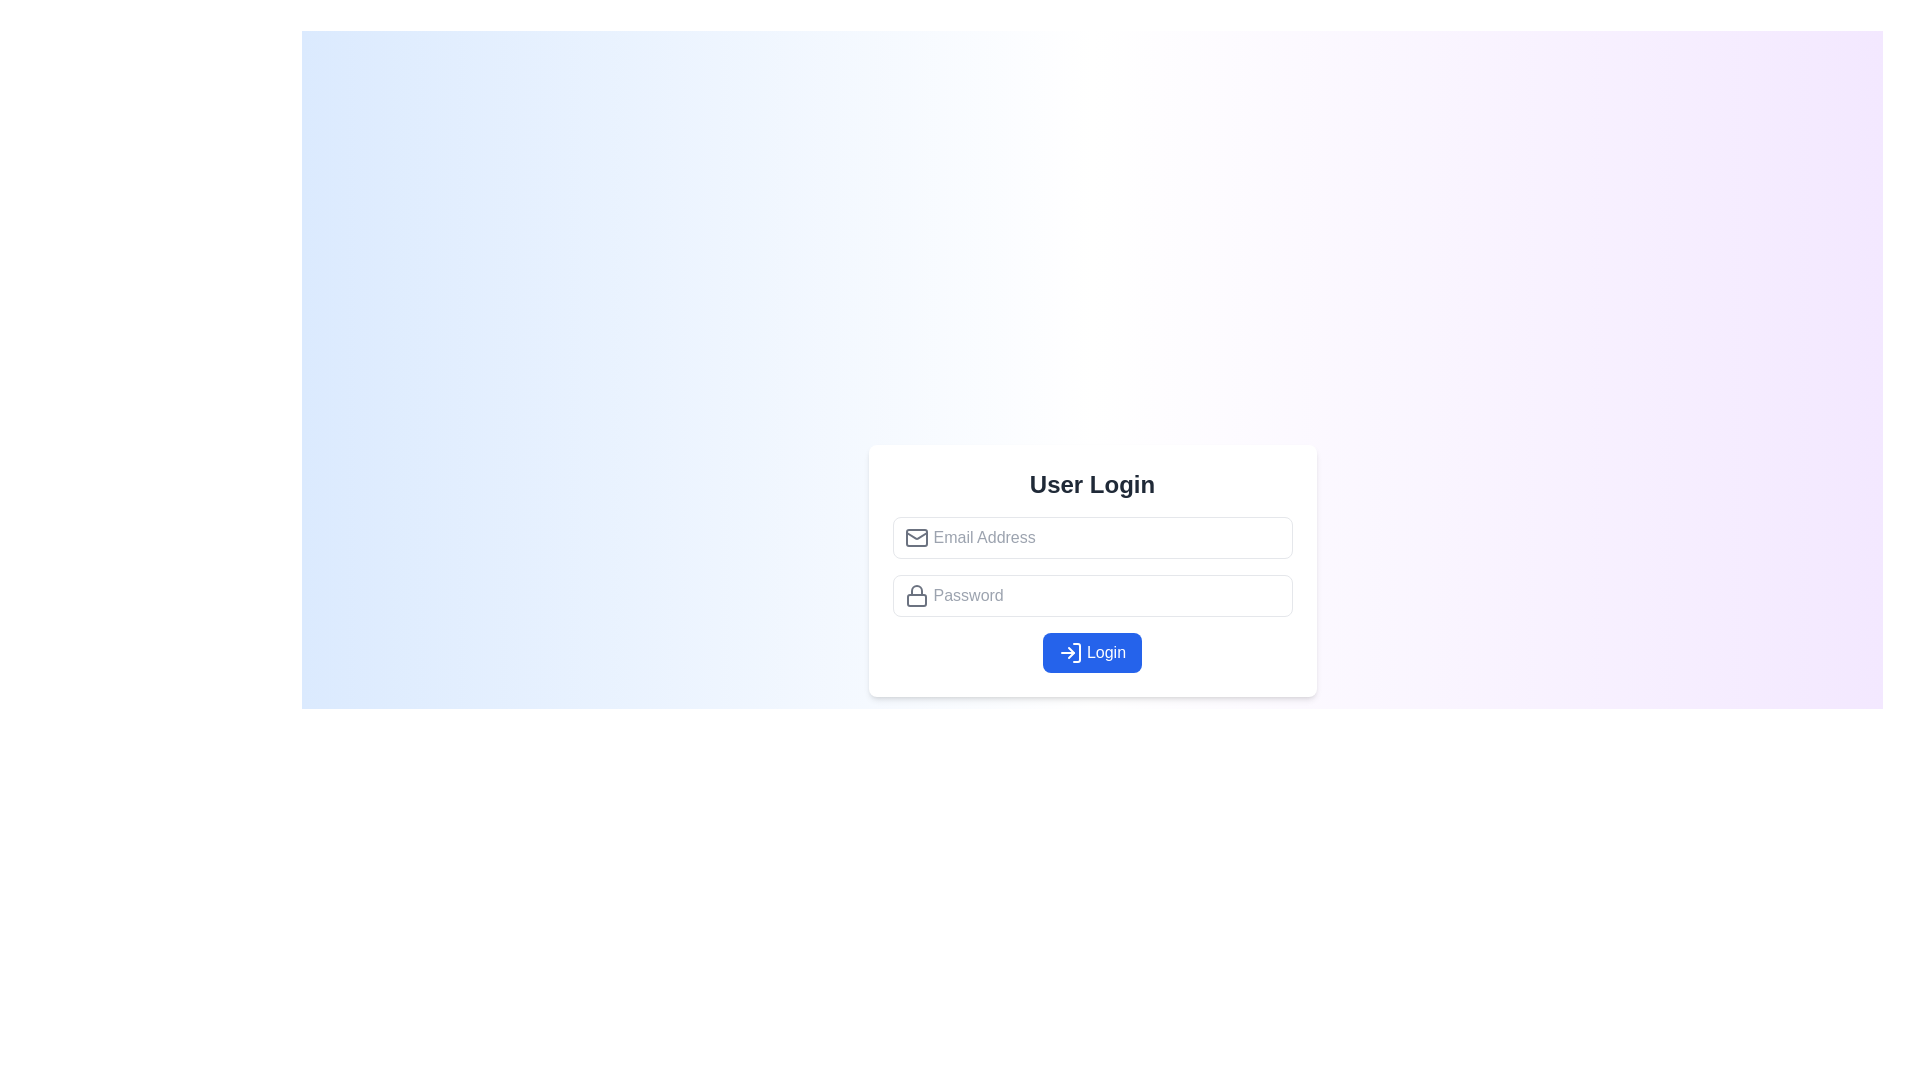 The image size is (1920, 1080). What do you see at coordinates (1091, 652) in the screenshot?
I see `the login button located below the password input field in the 'User Login' form` at bounding box center [1091, 652].